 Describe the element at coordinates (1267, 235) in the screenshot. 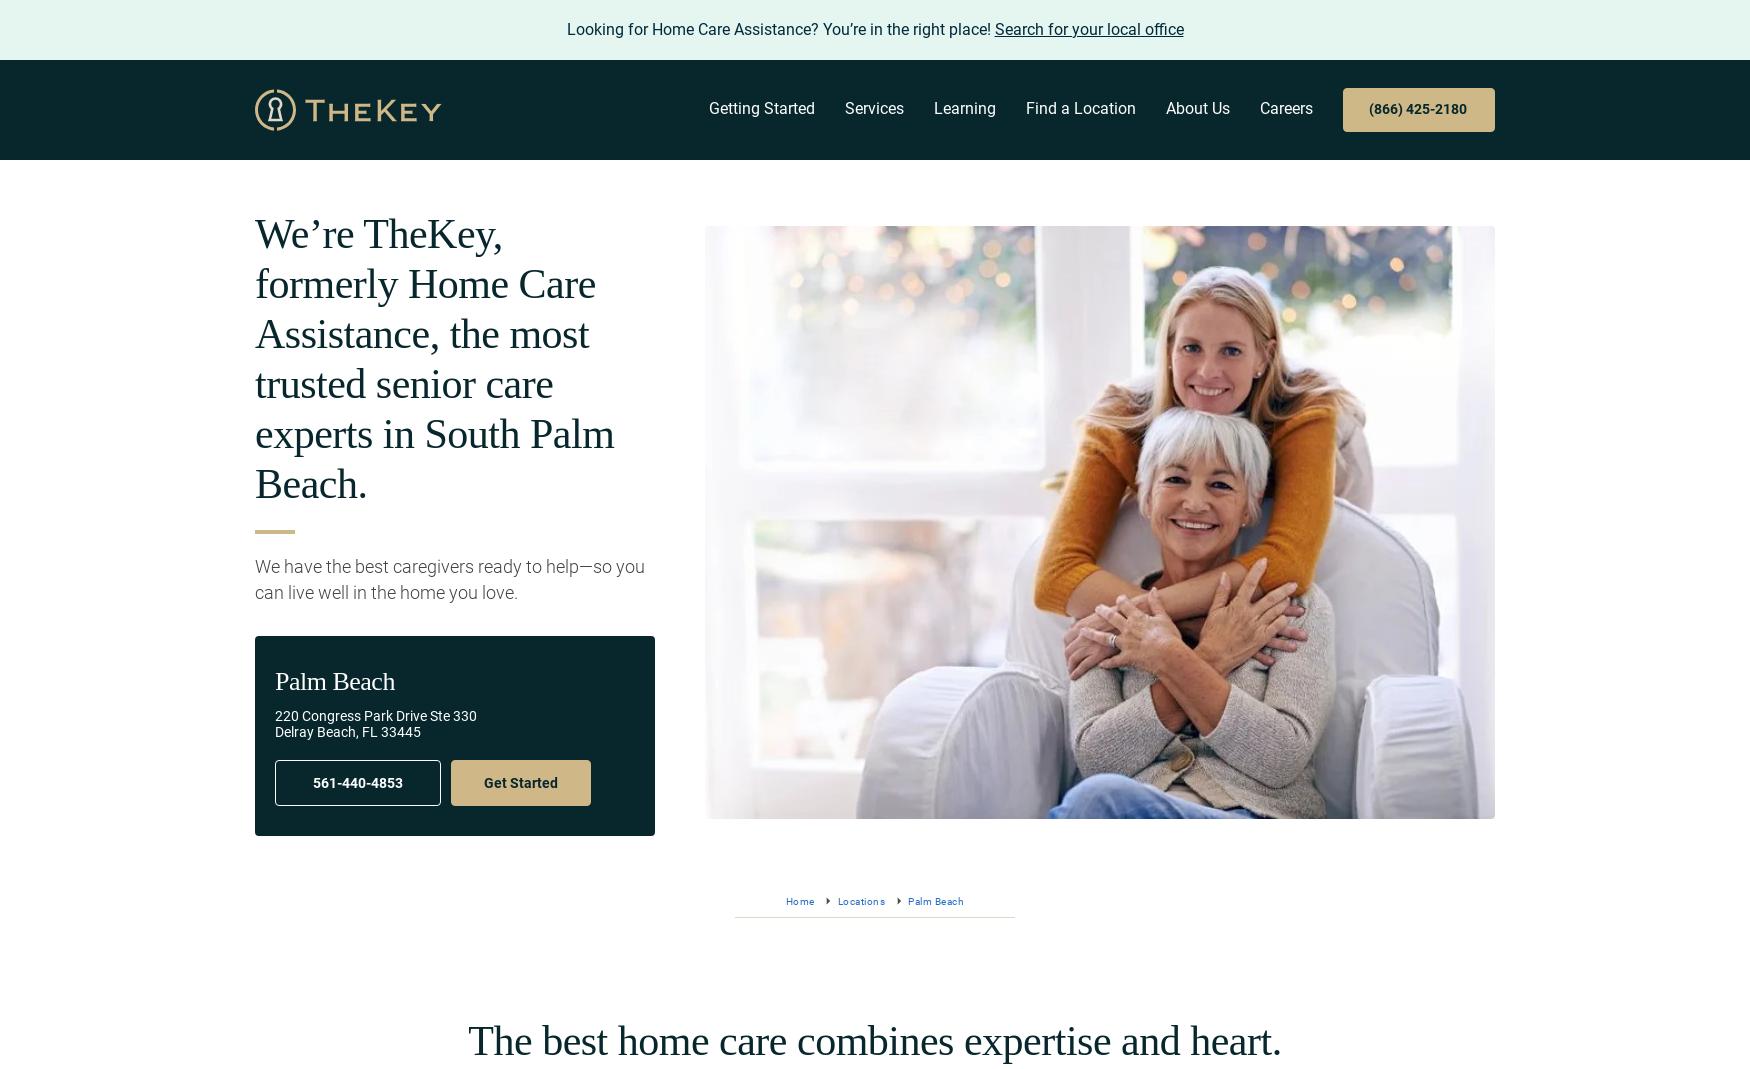

I see `'Corporate and Field Offices'` at that location.